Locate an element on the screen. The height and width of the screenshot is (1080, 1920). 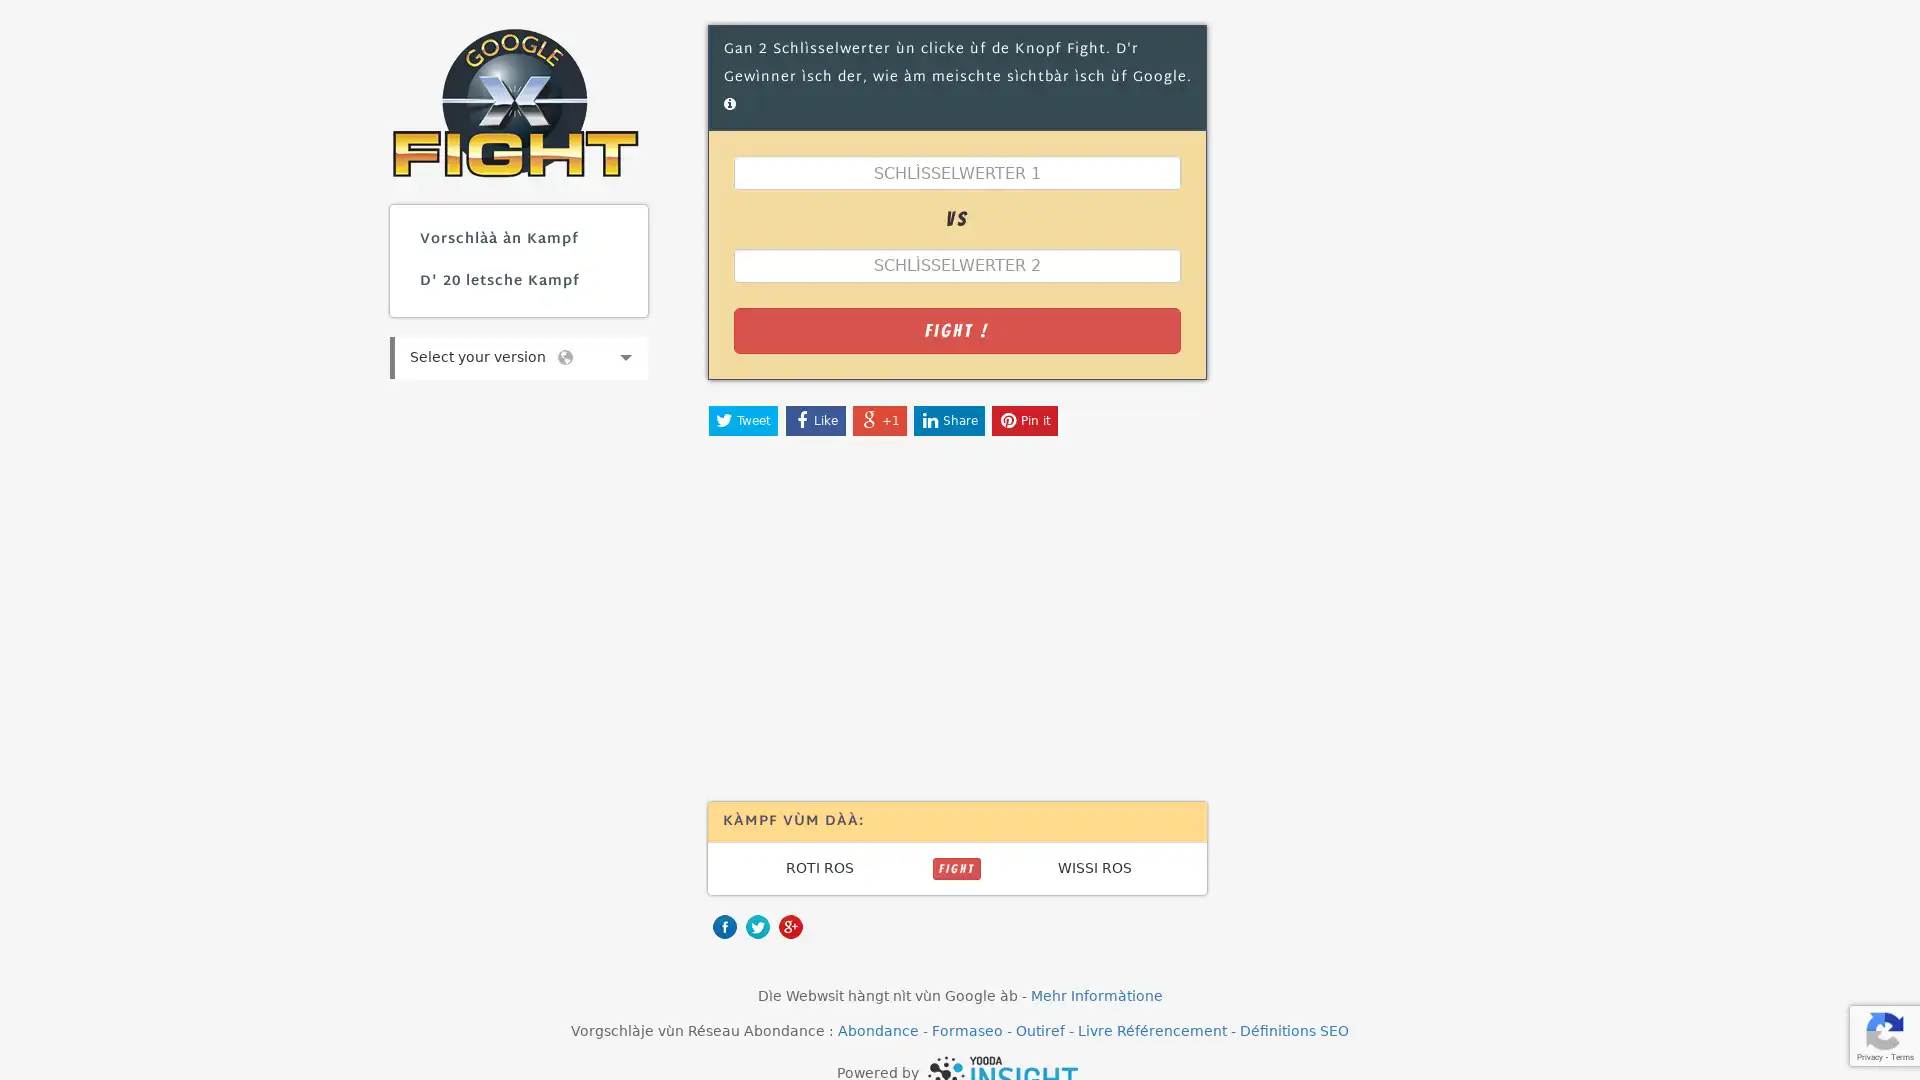
FIGHT is located at coordinates (955, 866).